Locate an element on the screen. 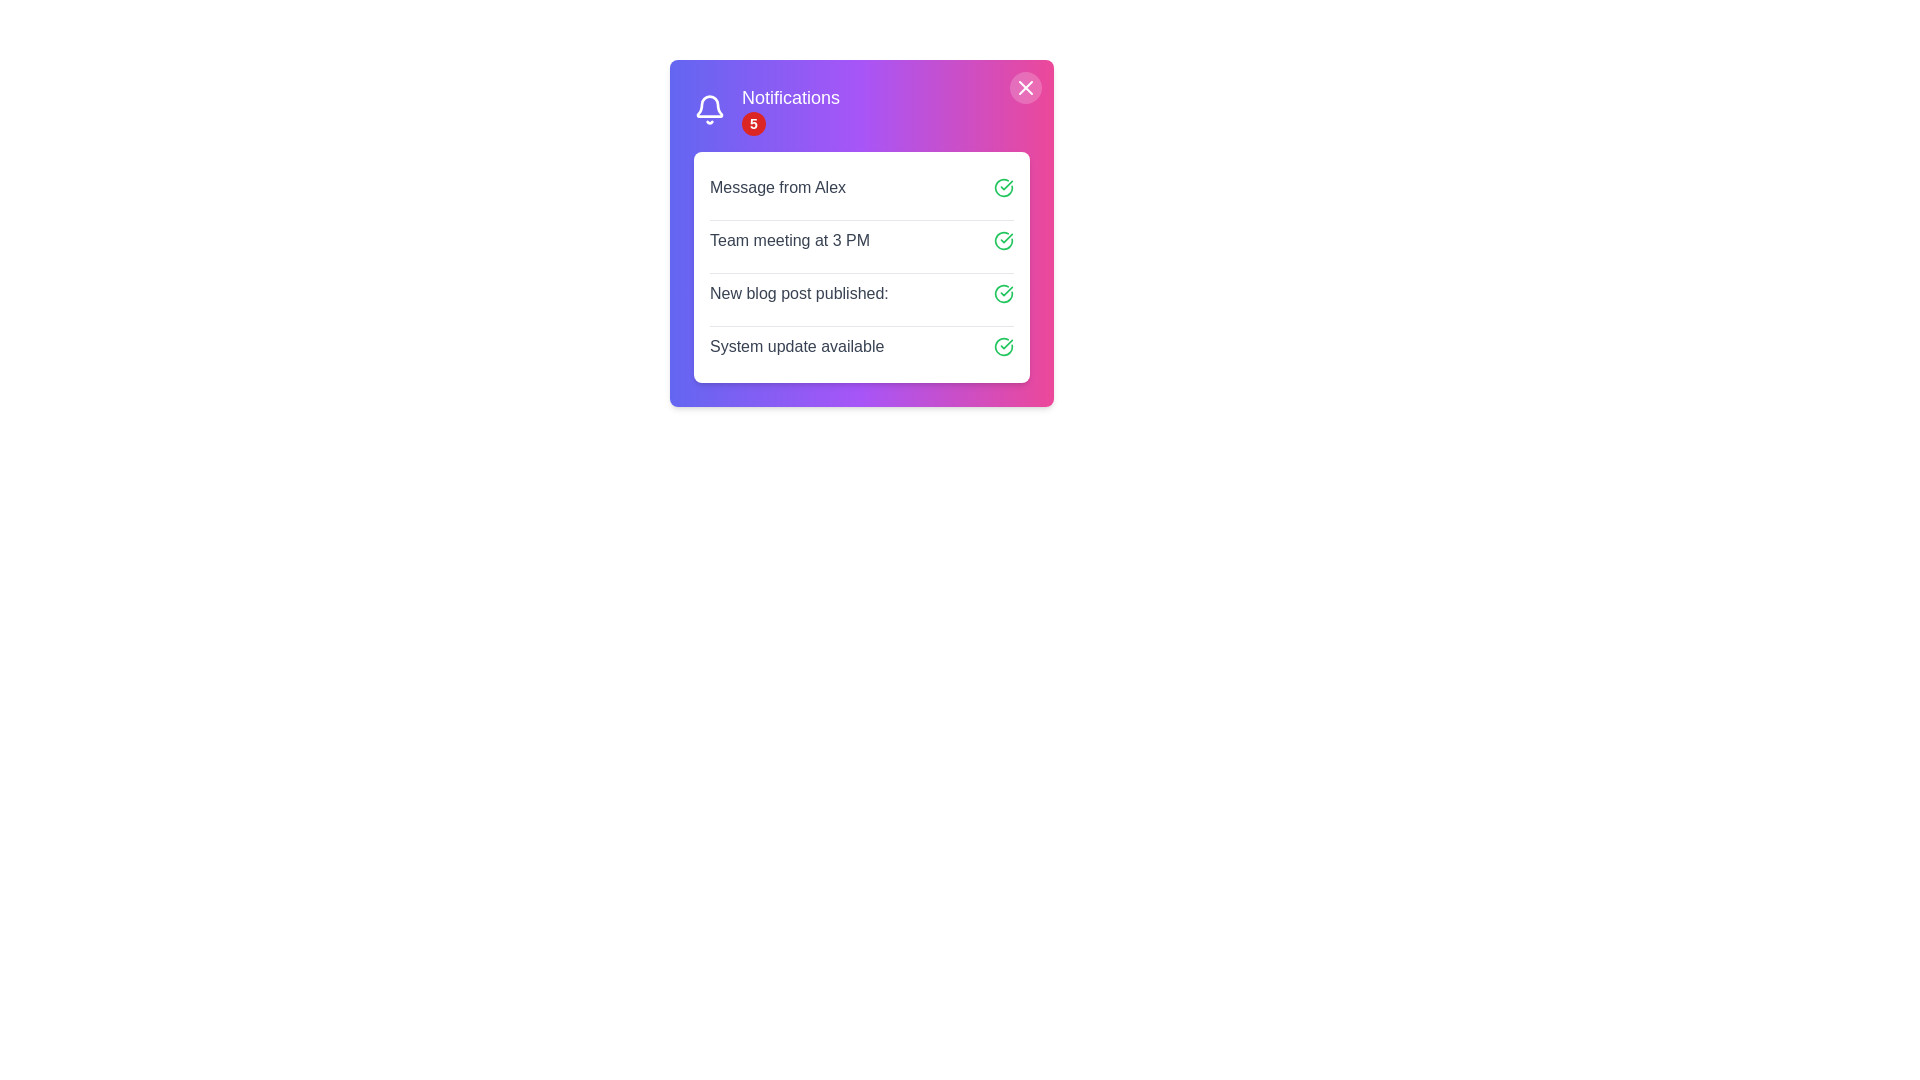 The image size is (1920, 1080). the green checkmark icon in the notification item that reads 'System update available' for acknowledgment is located at coordinates (862, 345).